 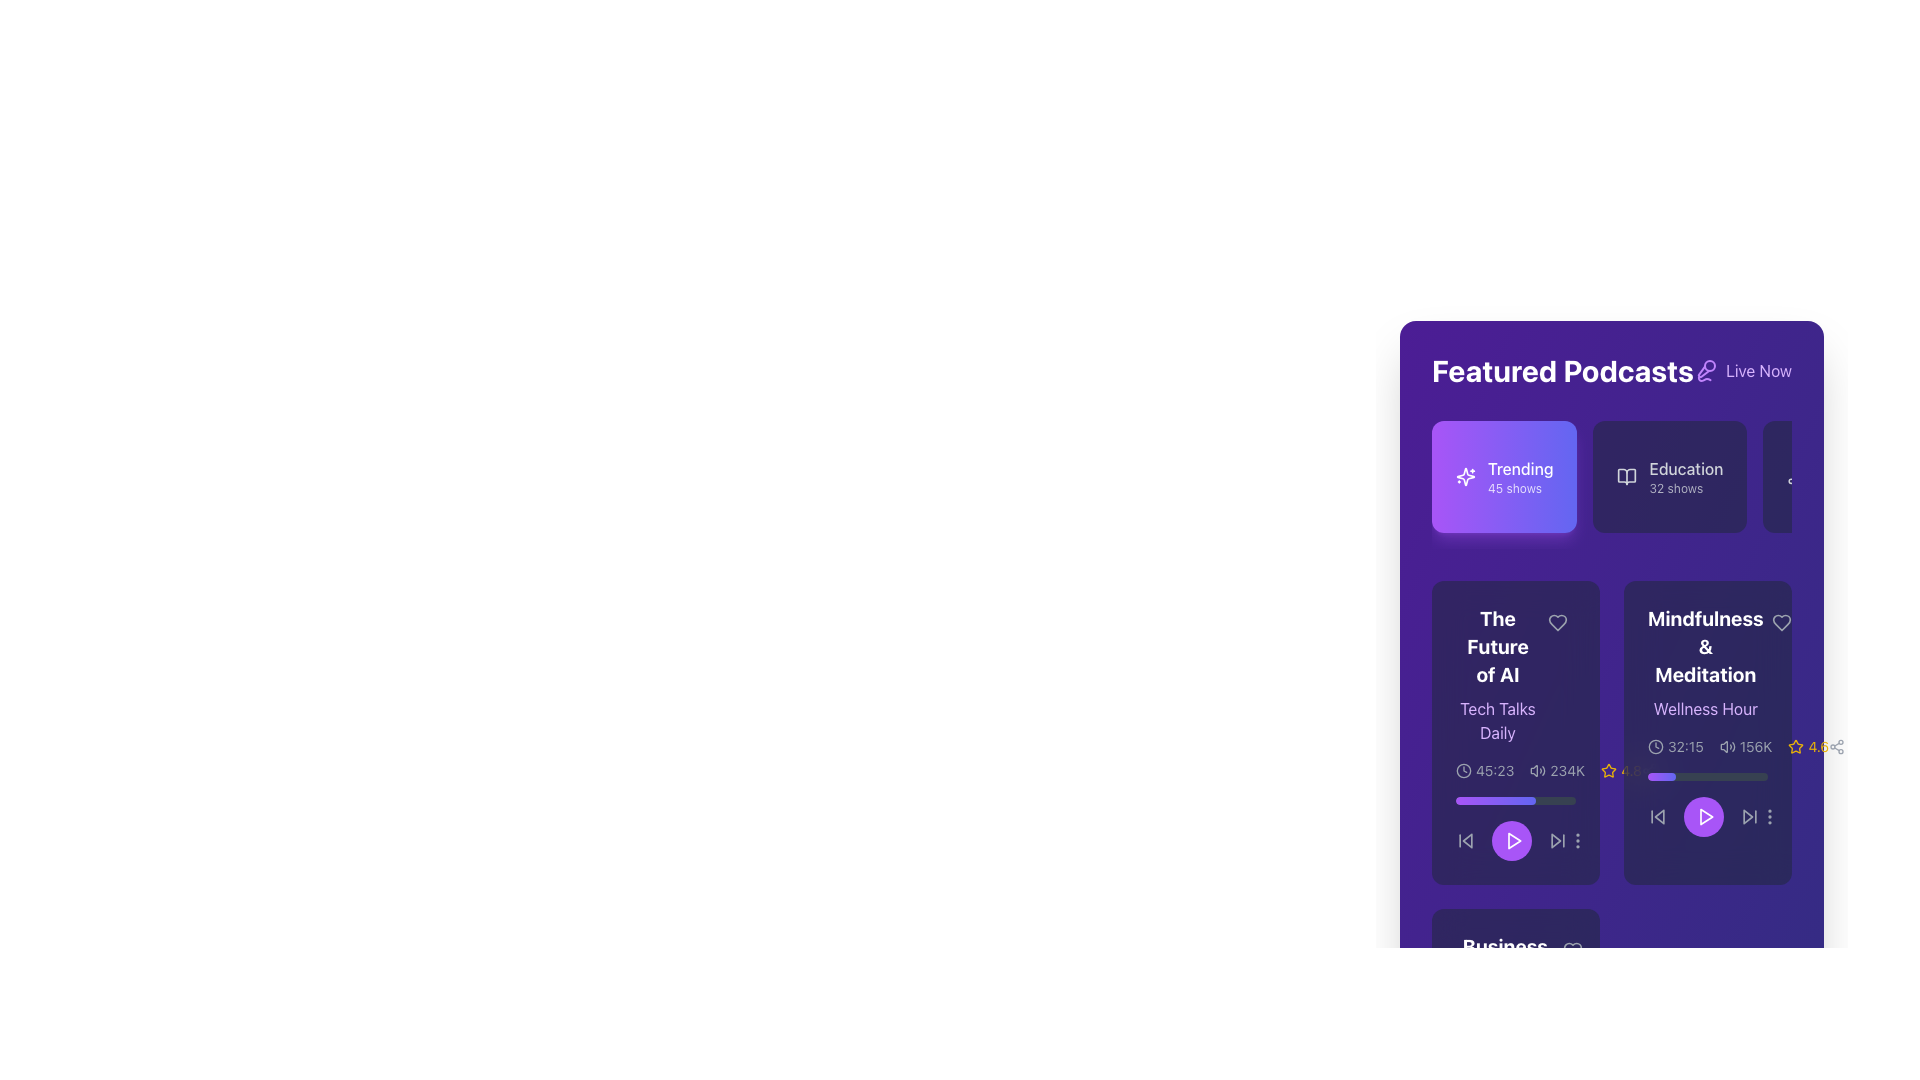 I want to click on the text block displaying 'Mindfulness & Meditation' and 'Wellness Hour' in bold white and purple fonts, located in the right column under 'Featured Podcasts', so click(x=1704, y=663).